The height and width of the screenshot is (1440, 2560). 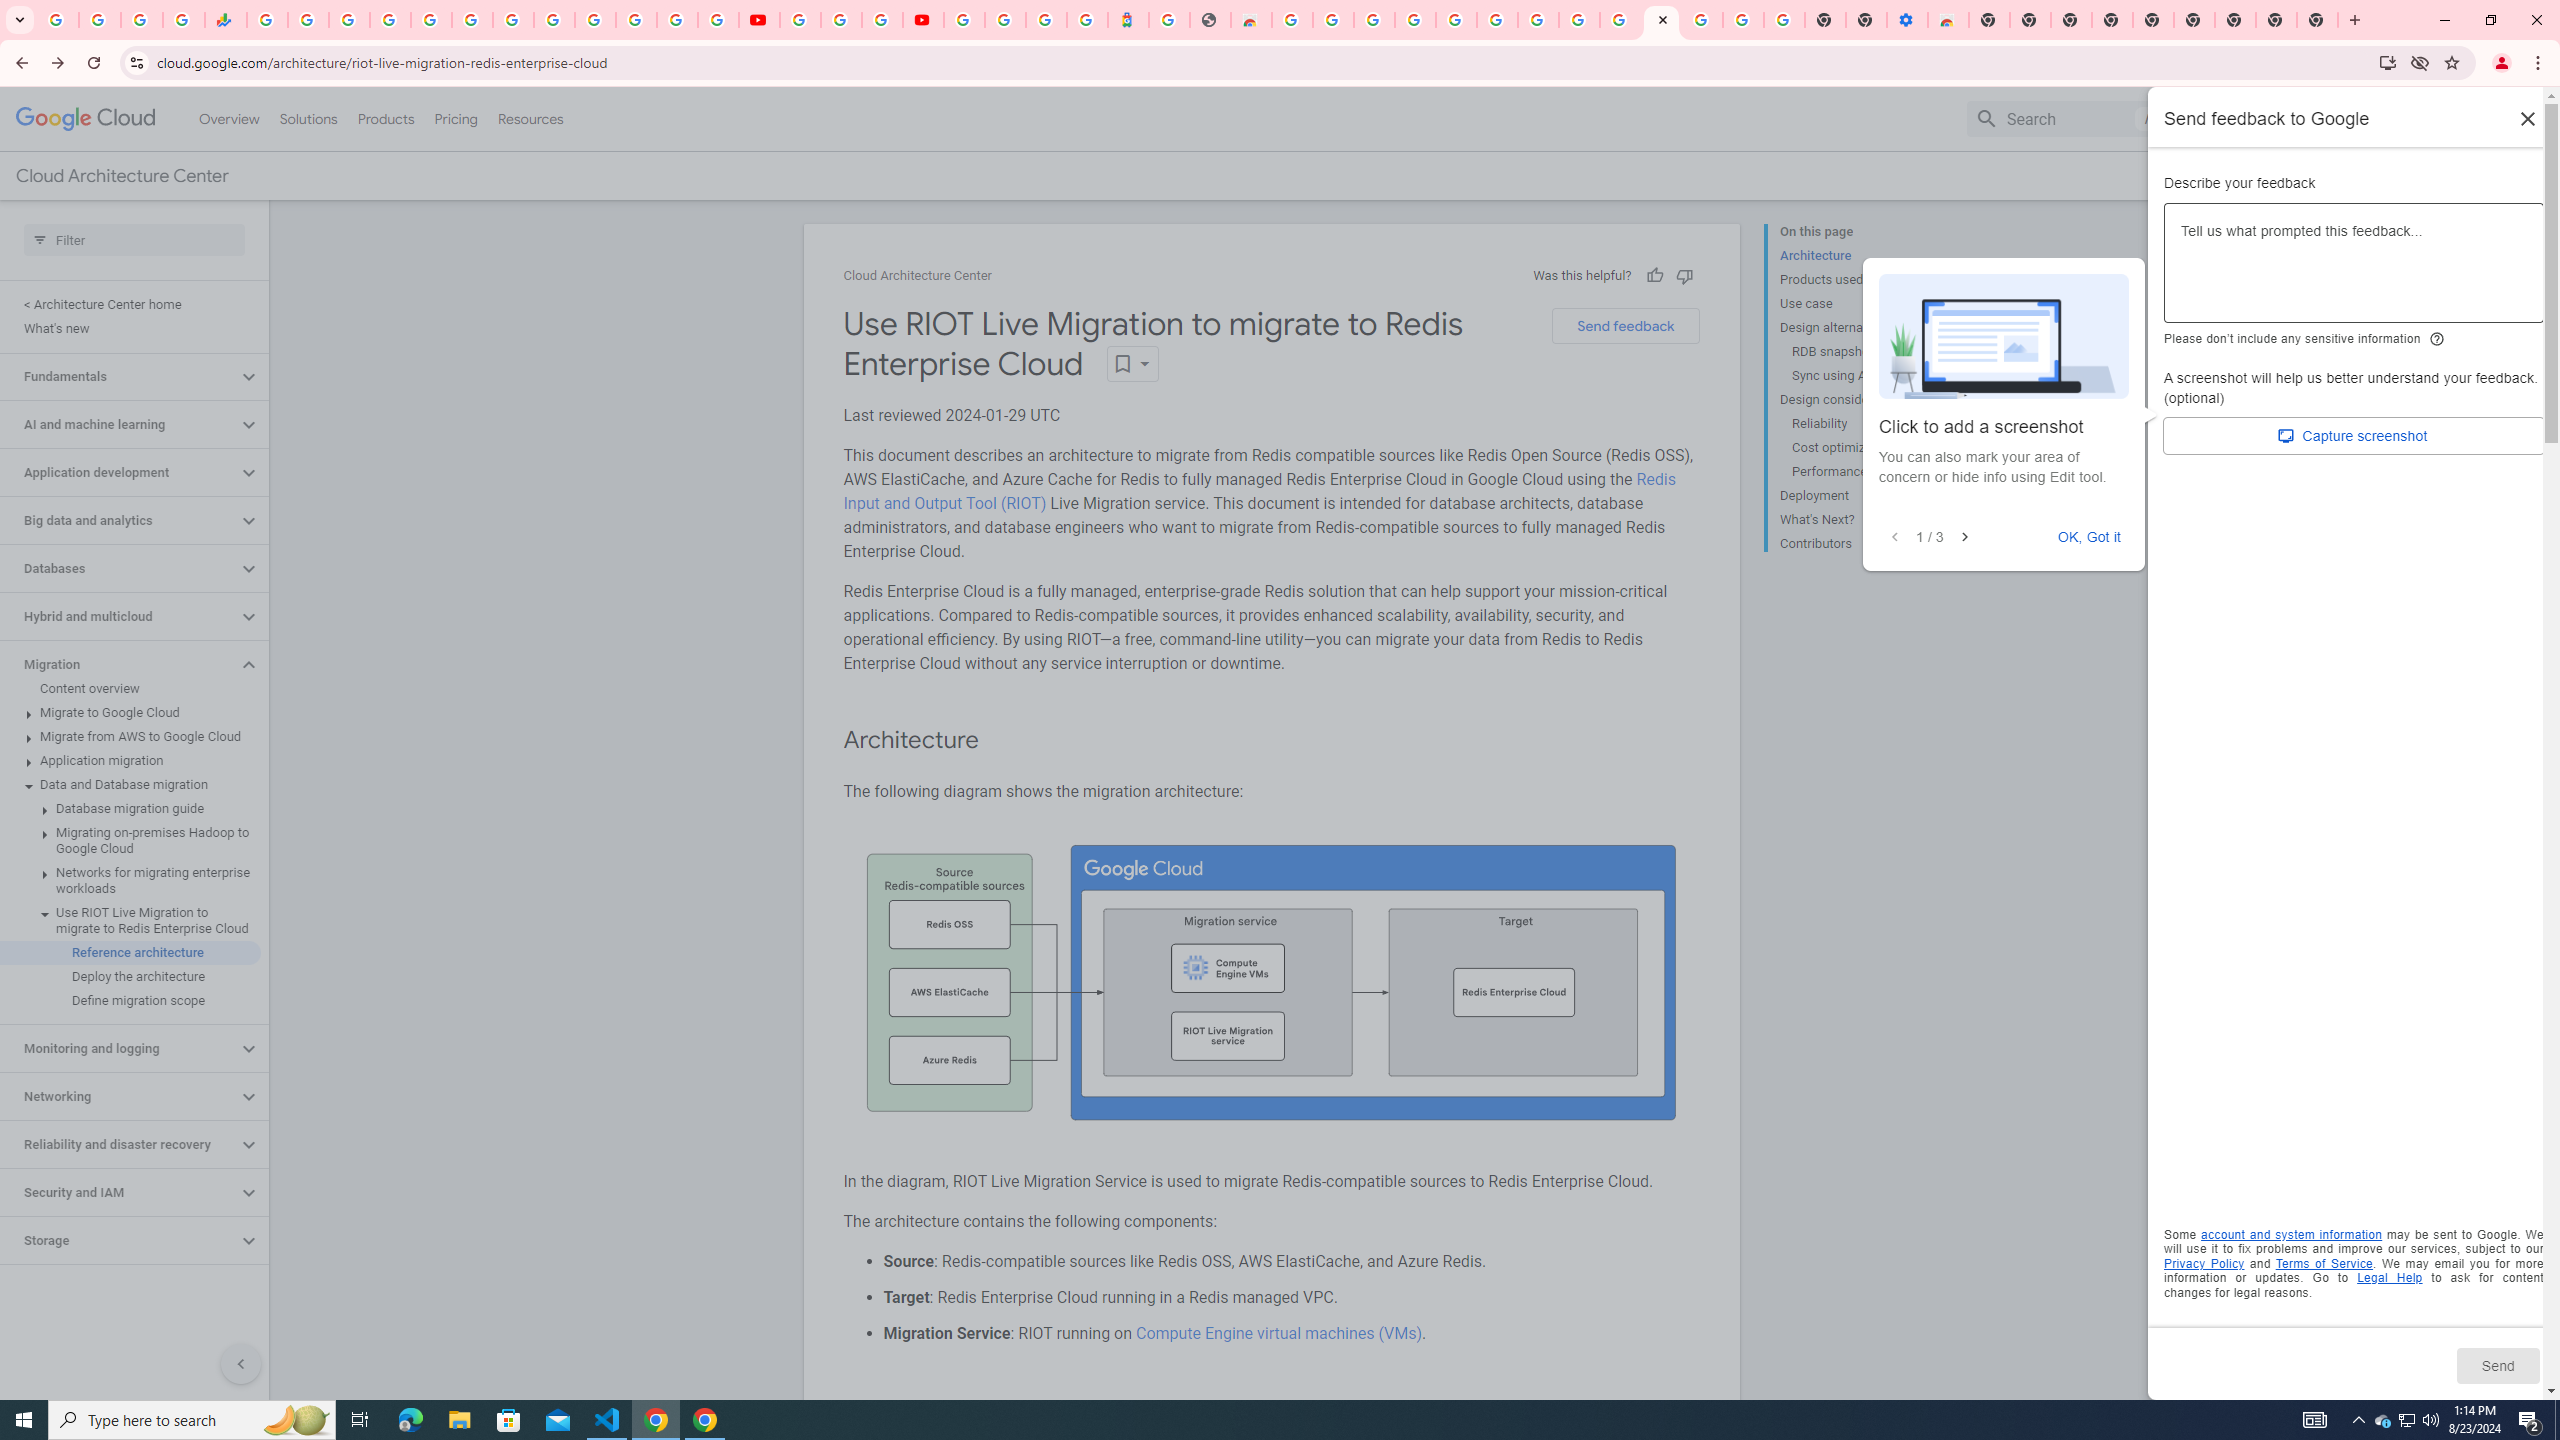 I want to click on 'Privacy Checkup', so click(x=717, y=19).